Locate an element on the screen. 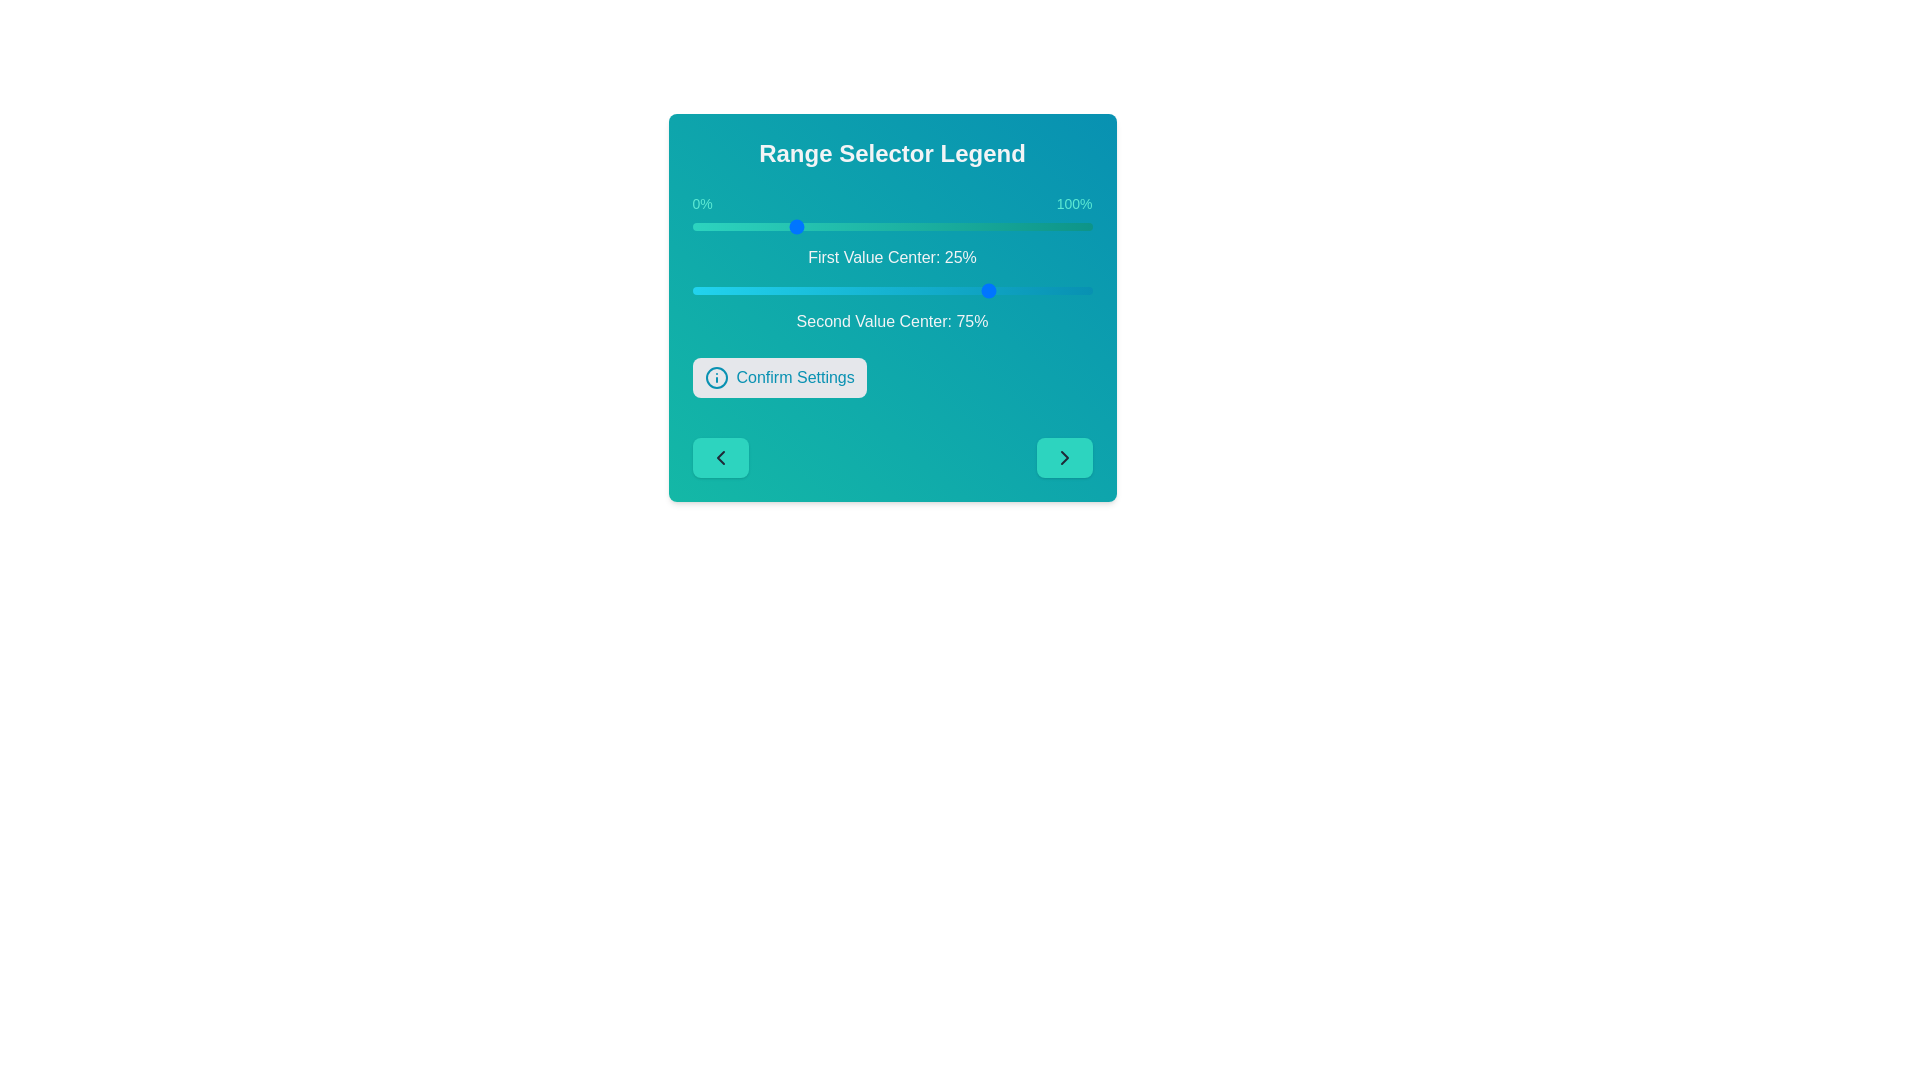  the 'Confirm Settings' button located at the bottom of the panel labeled 'Range Selector Legend' is located at coordinates (891, 308).